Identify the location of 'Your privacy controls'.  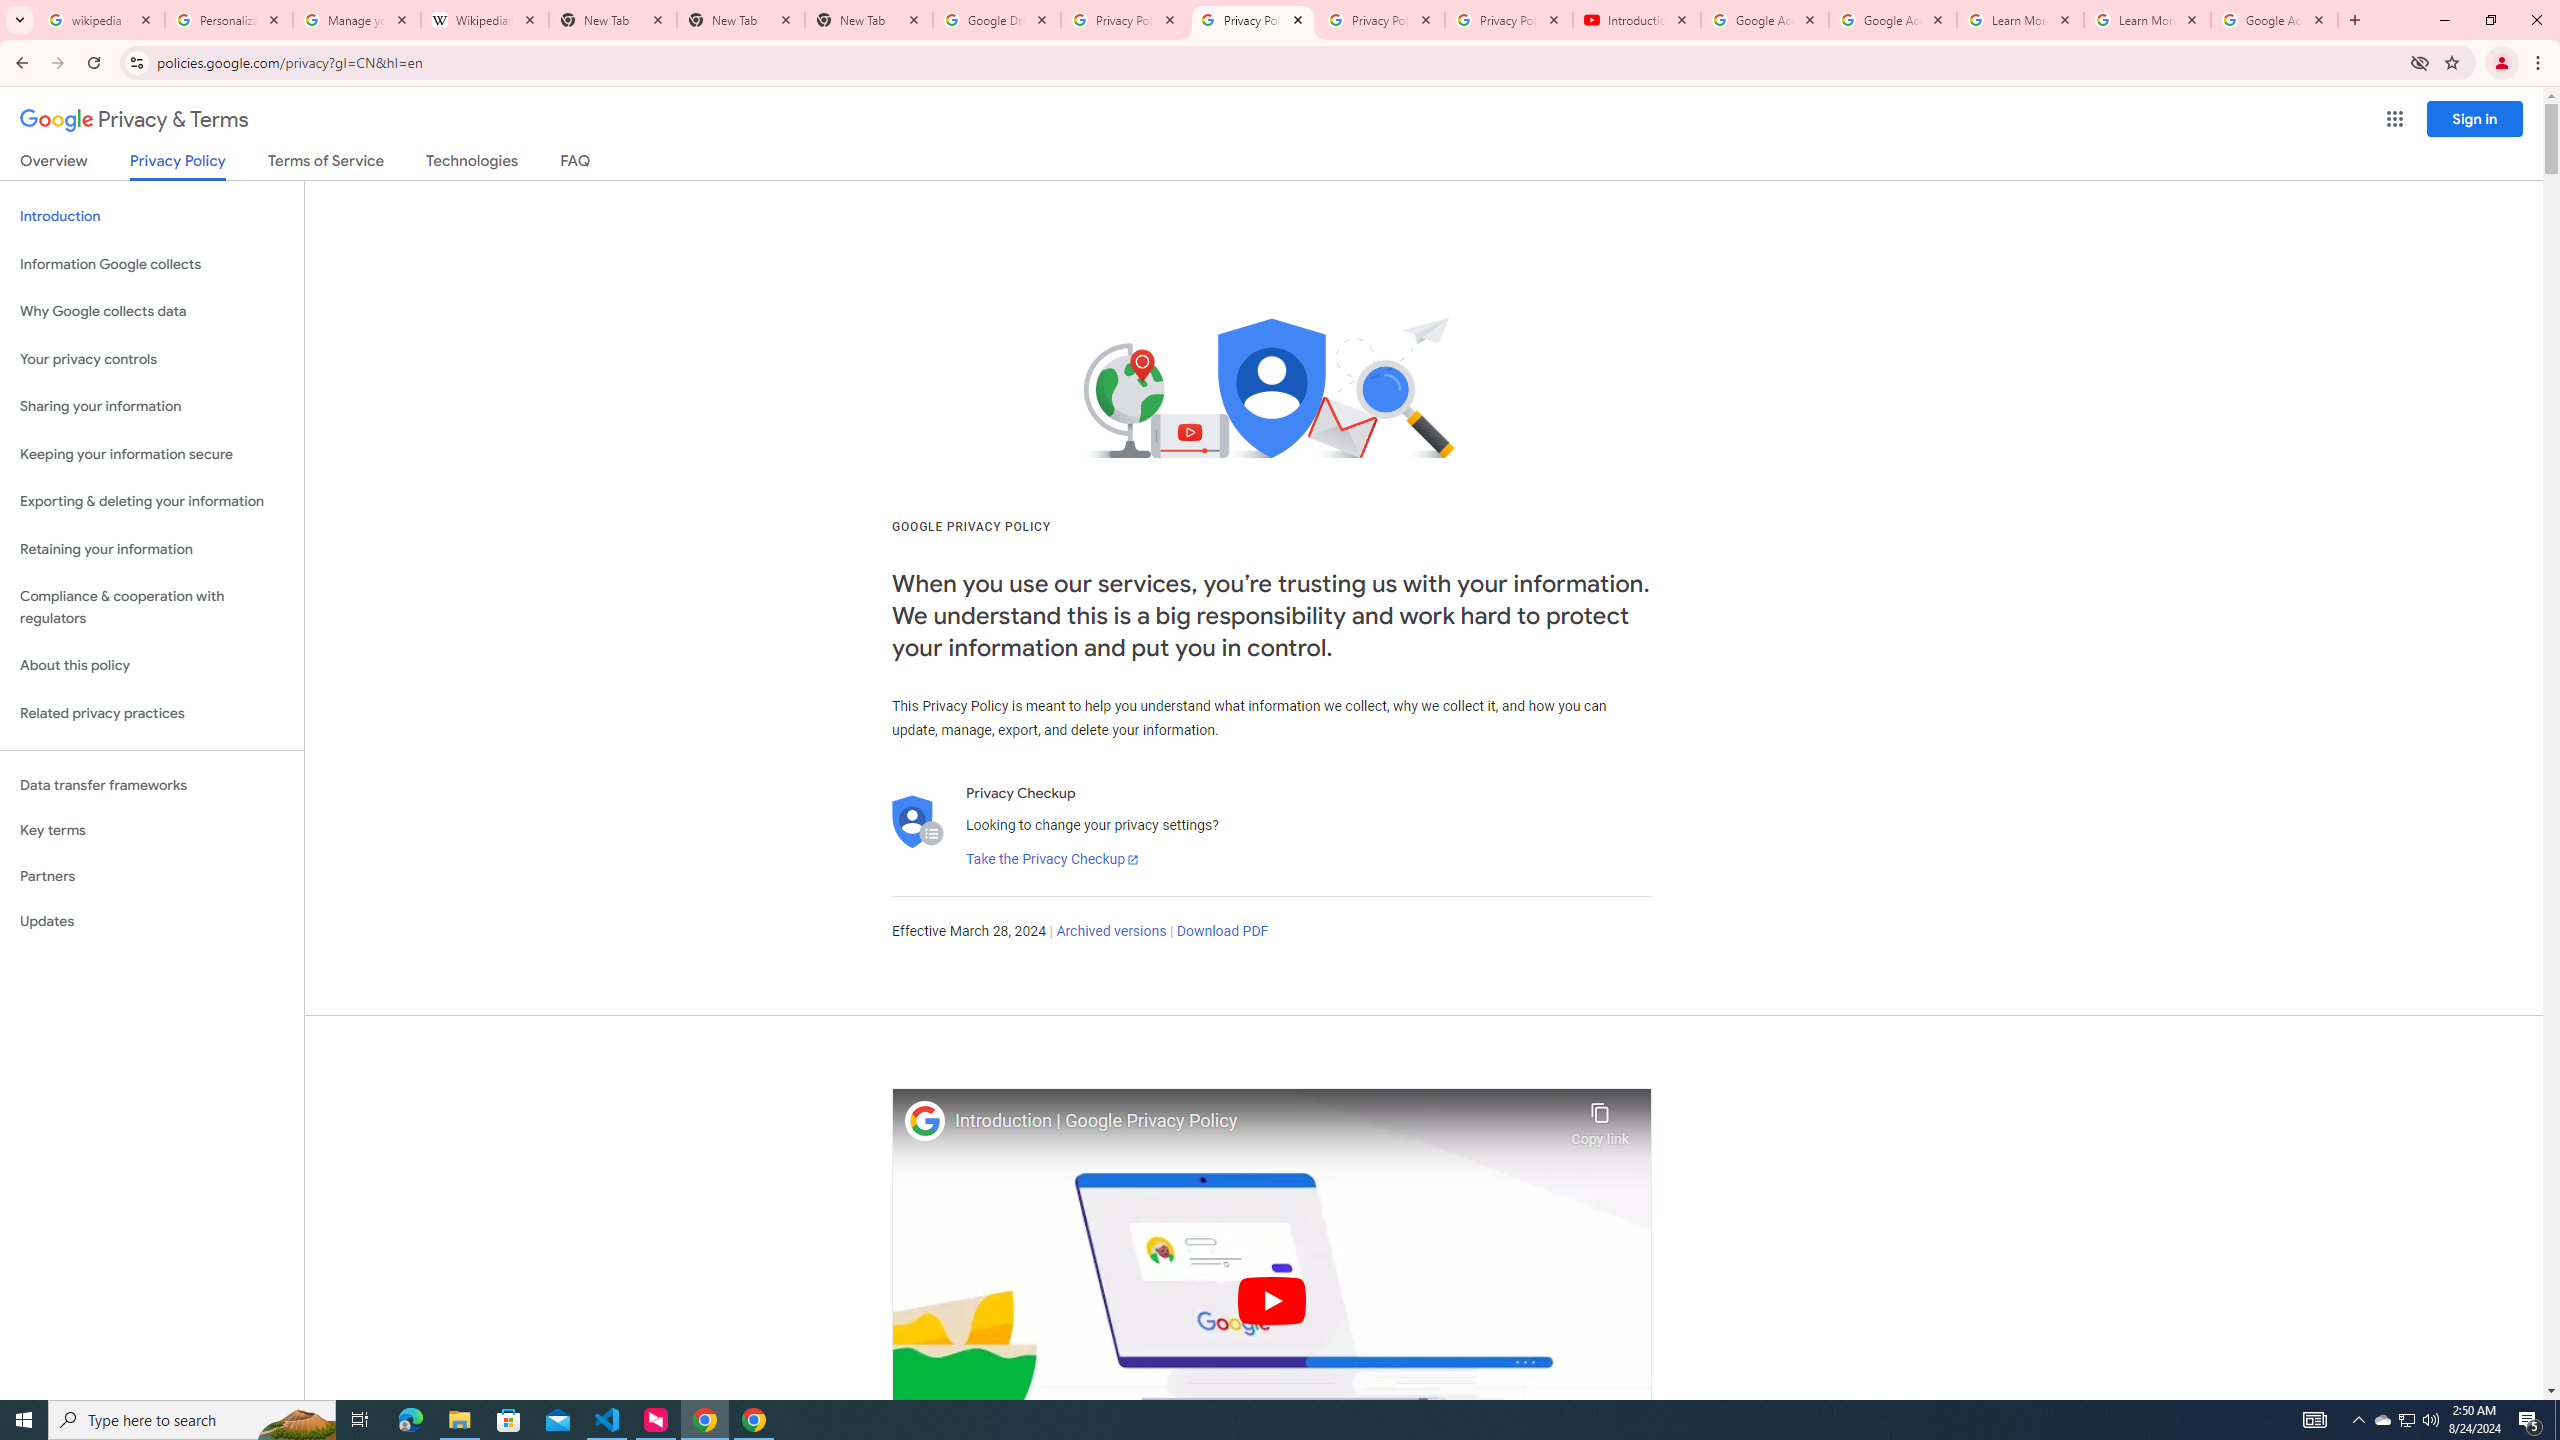
(151, 360).